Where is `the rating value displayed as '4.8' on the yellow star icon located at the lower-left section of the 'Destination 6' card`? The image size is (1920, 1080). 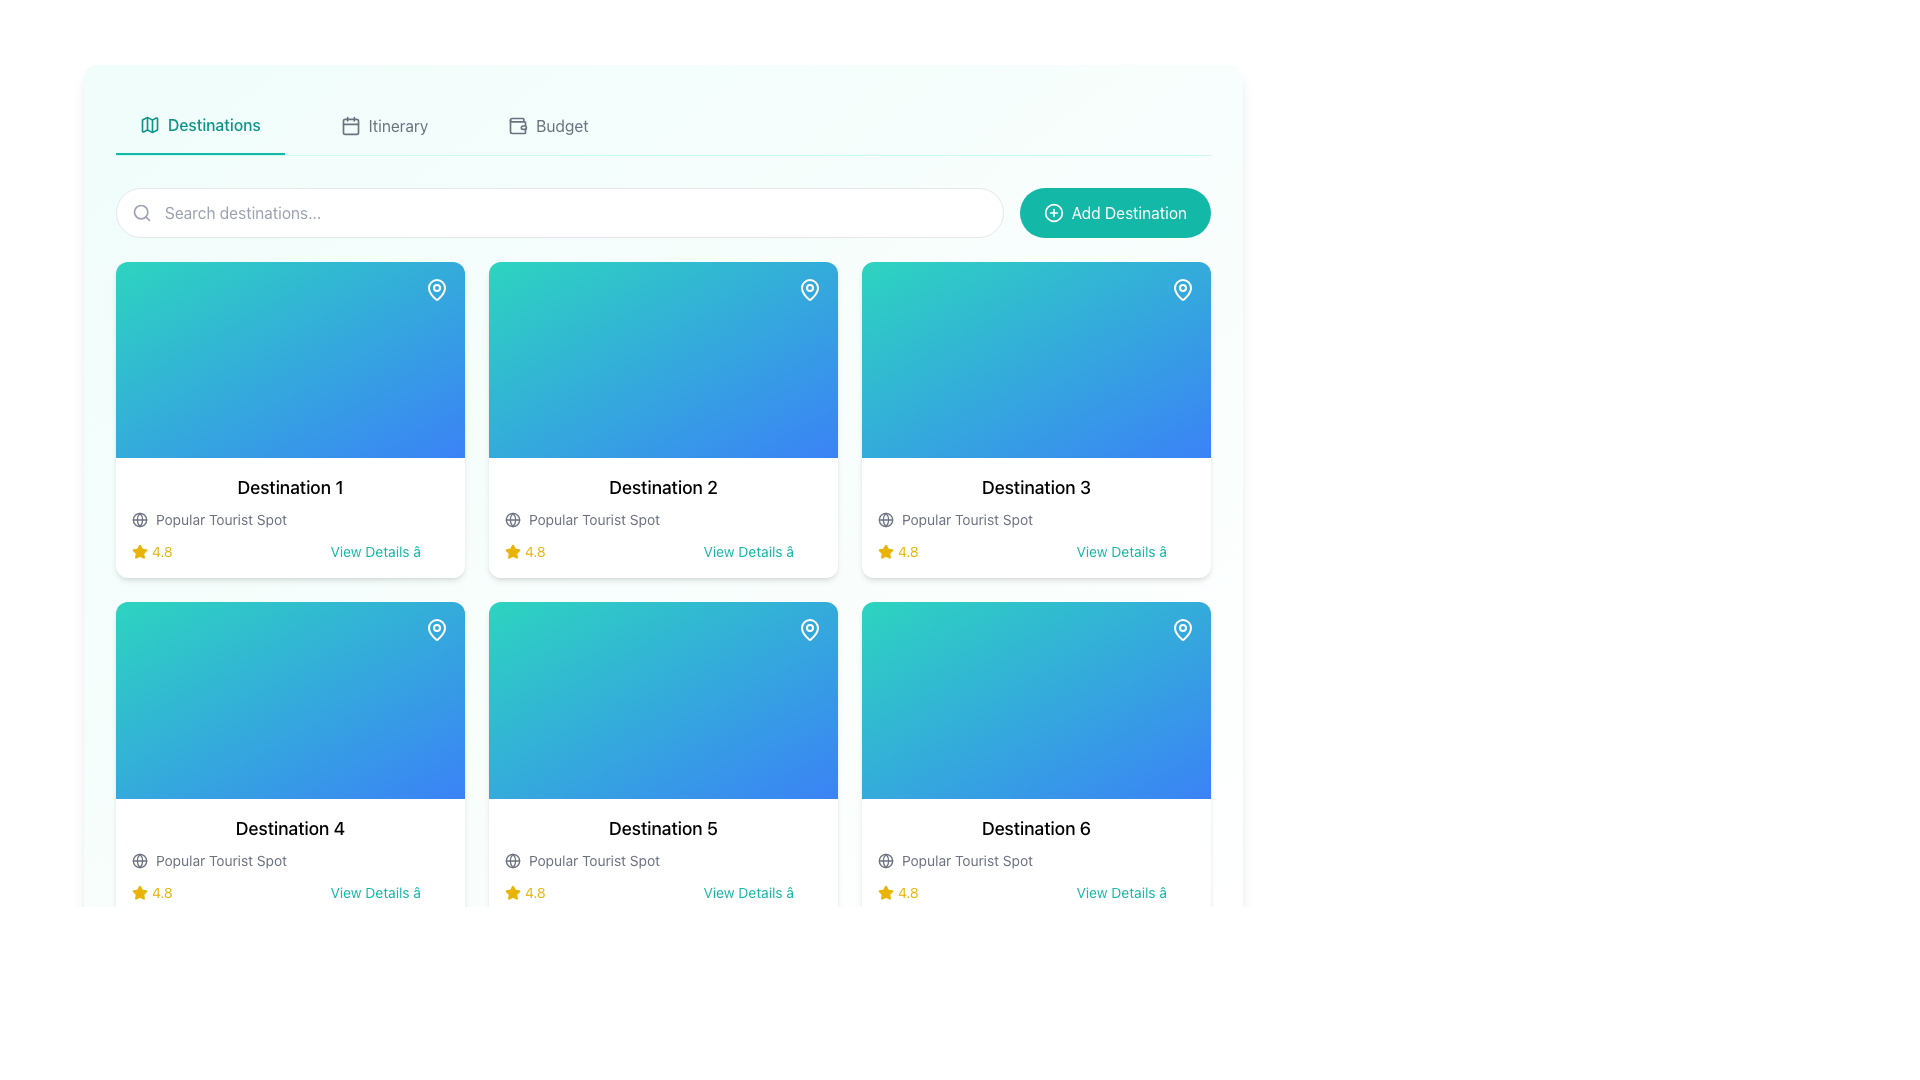 the rating value displayed as '4.8' on the yellow star icon located at the lower-left section of the 'Destination 6' card is located at coordinates (897, 891).